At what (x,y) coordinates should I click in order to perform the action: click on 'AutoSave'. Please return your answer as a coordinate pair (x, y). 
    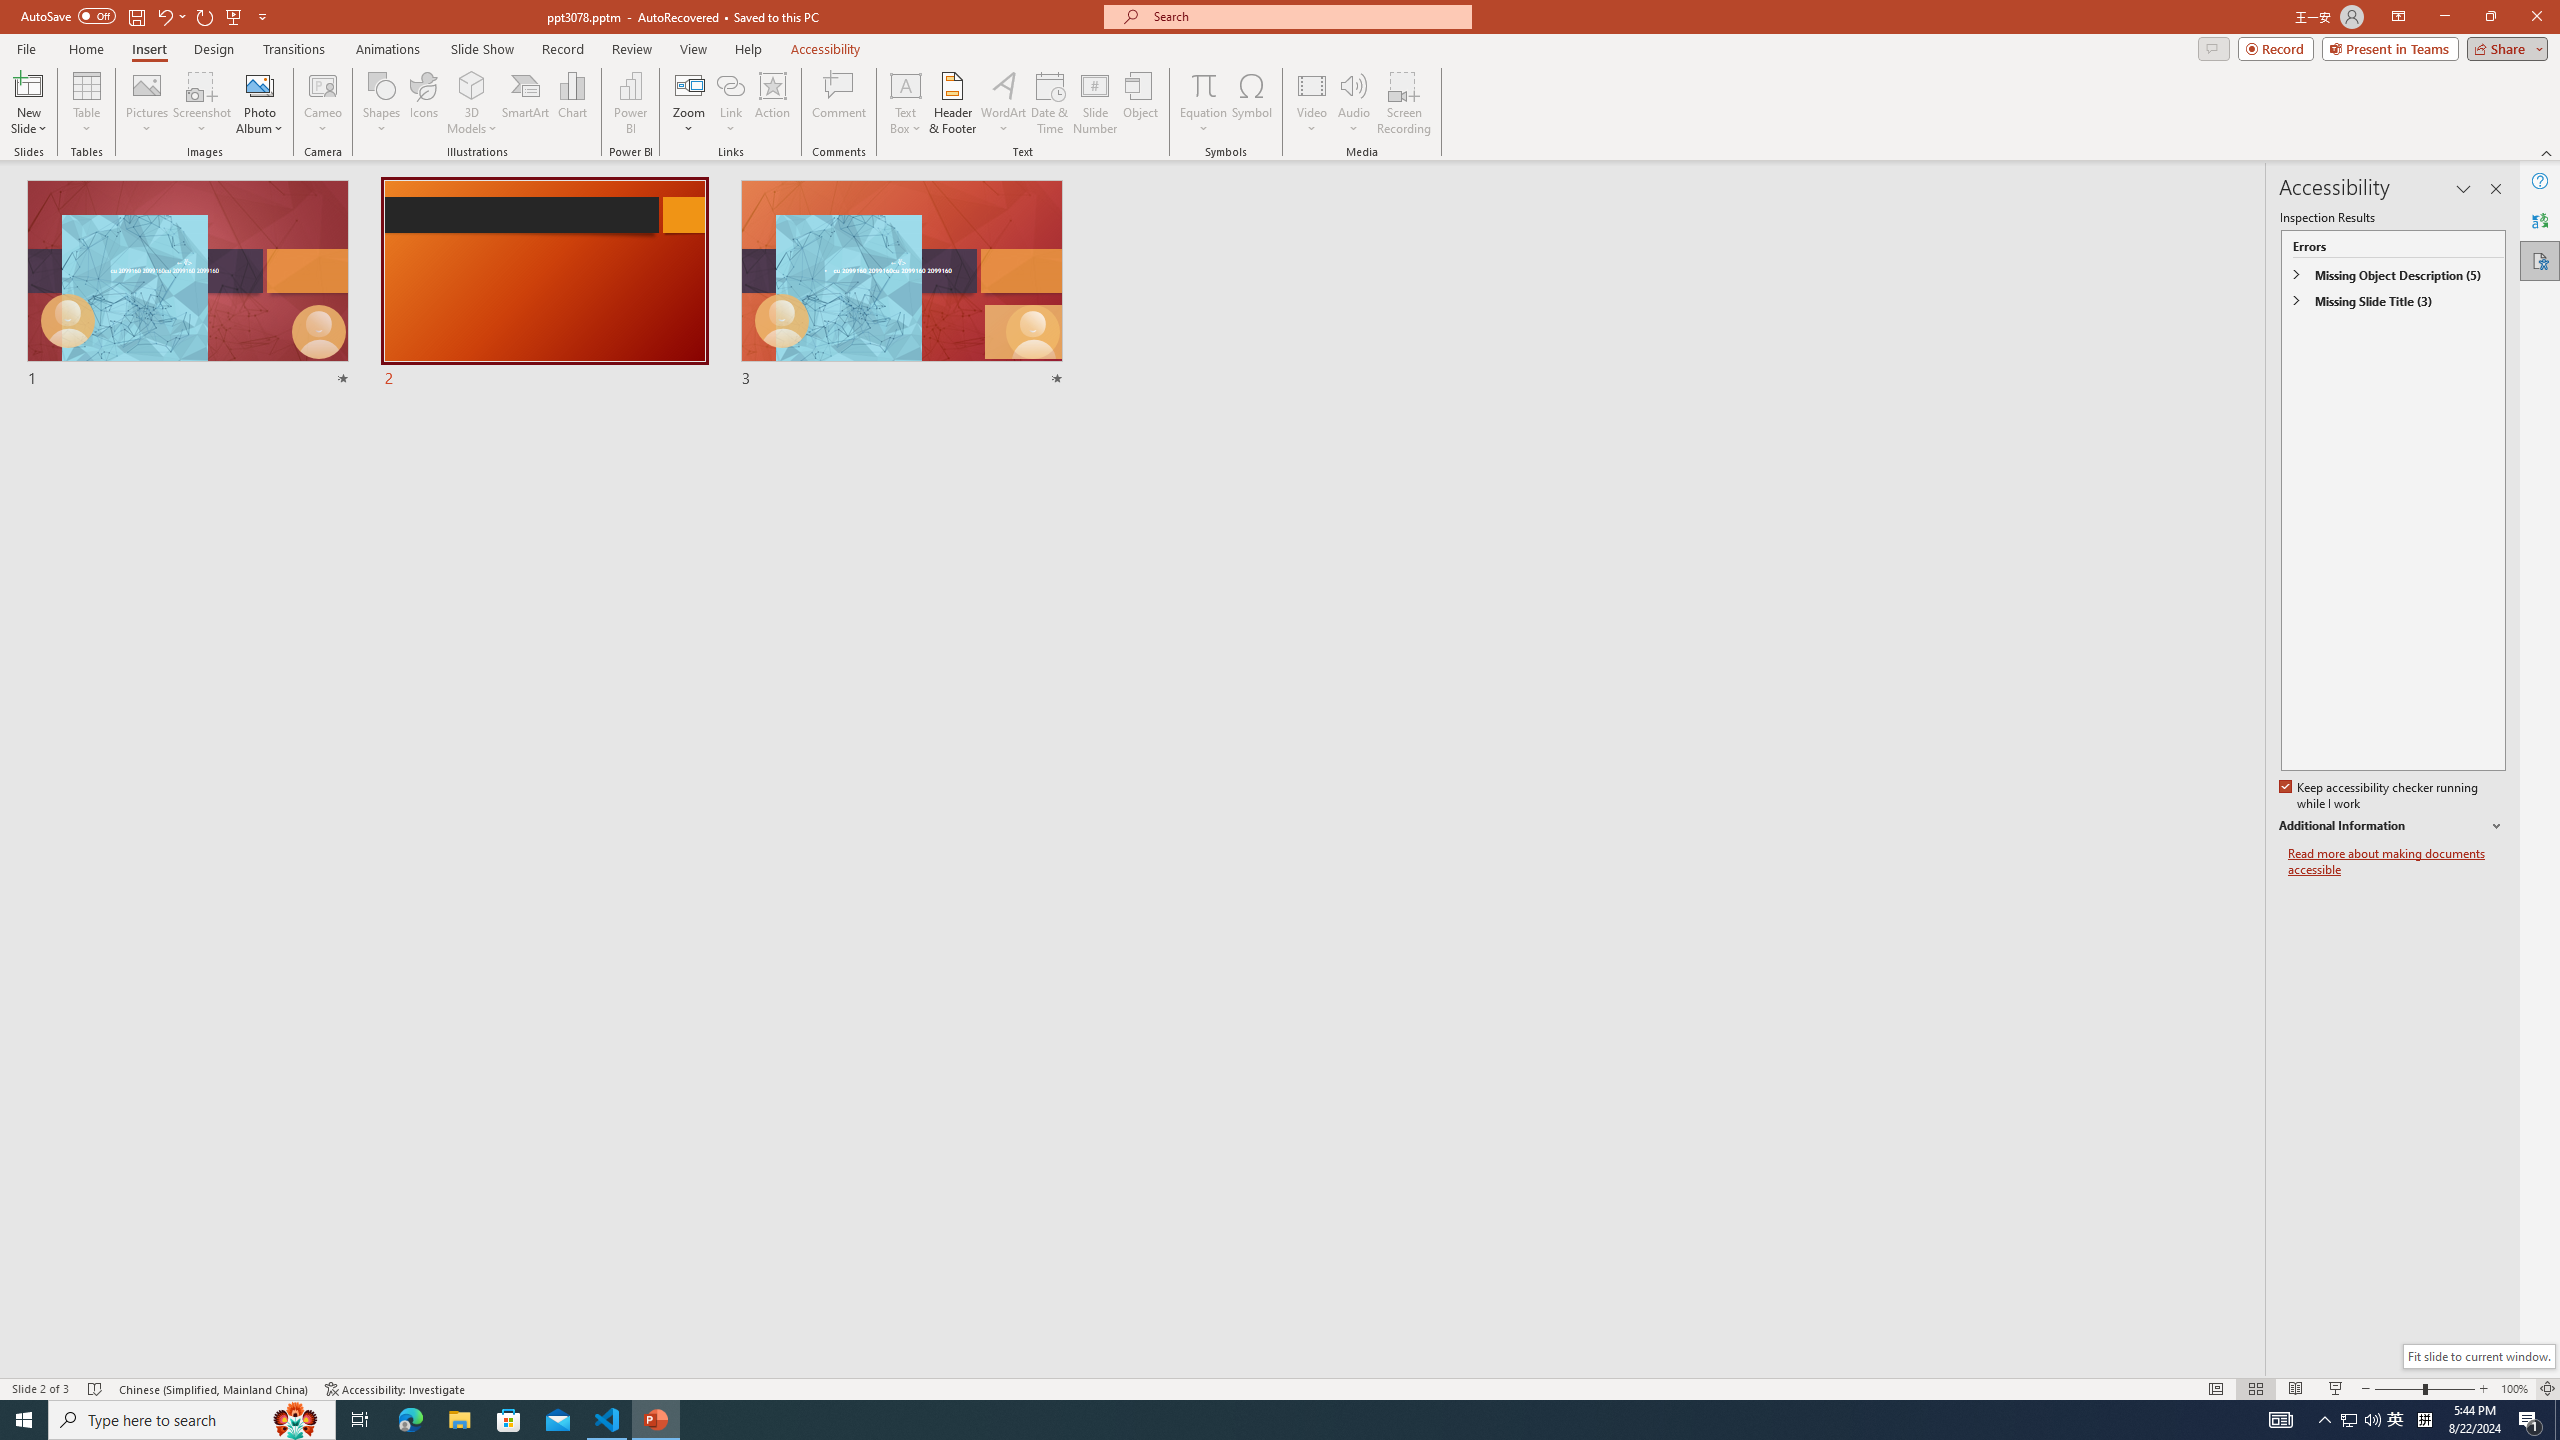
    Looking at the image, I should click on (69, 15).